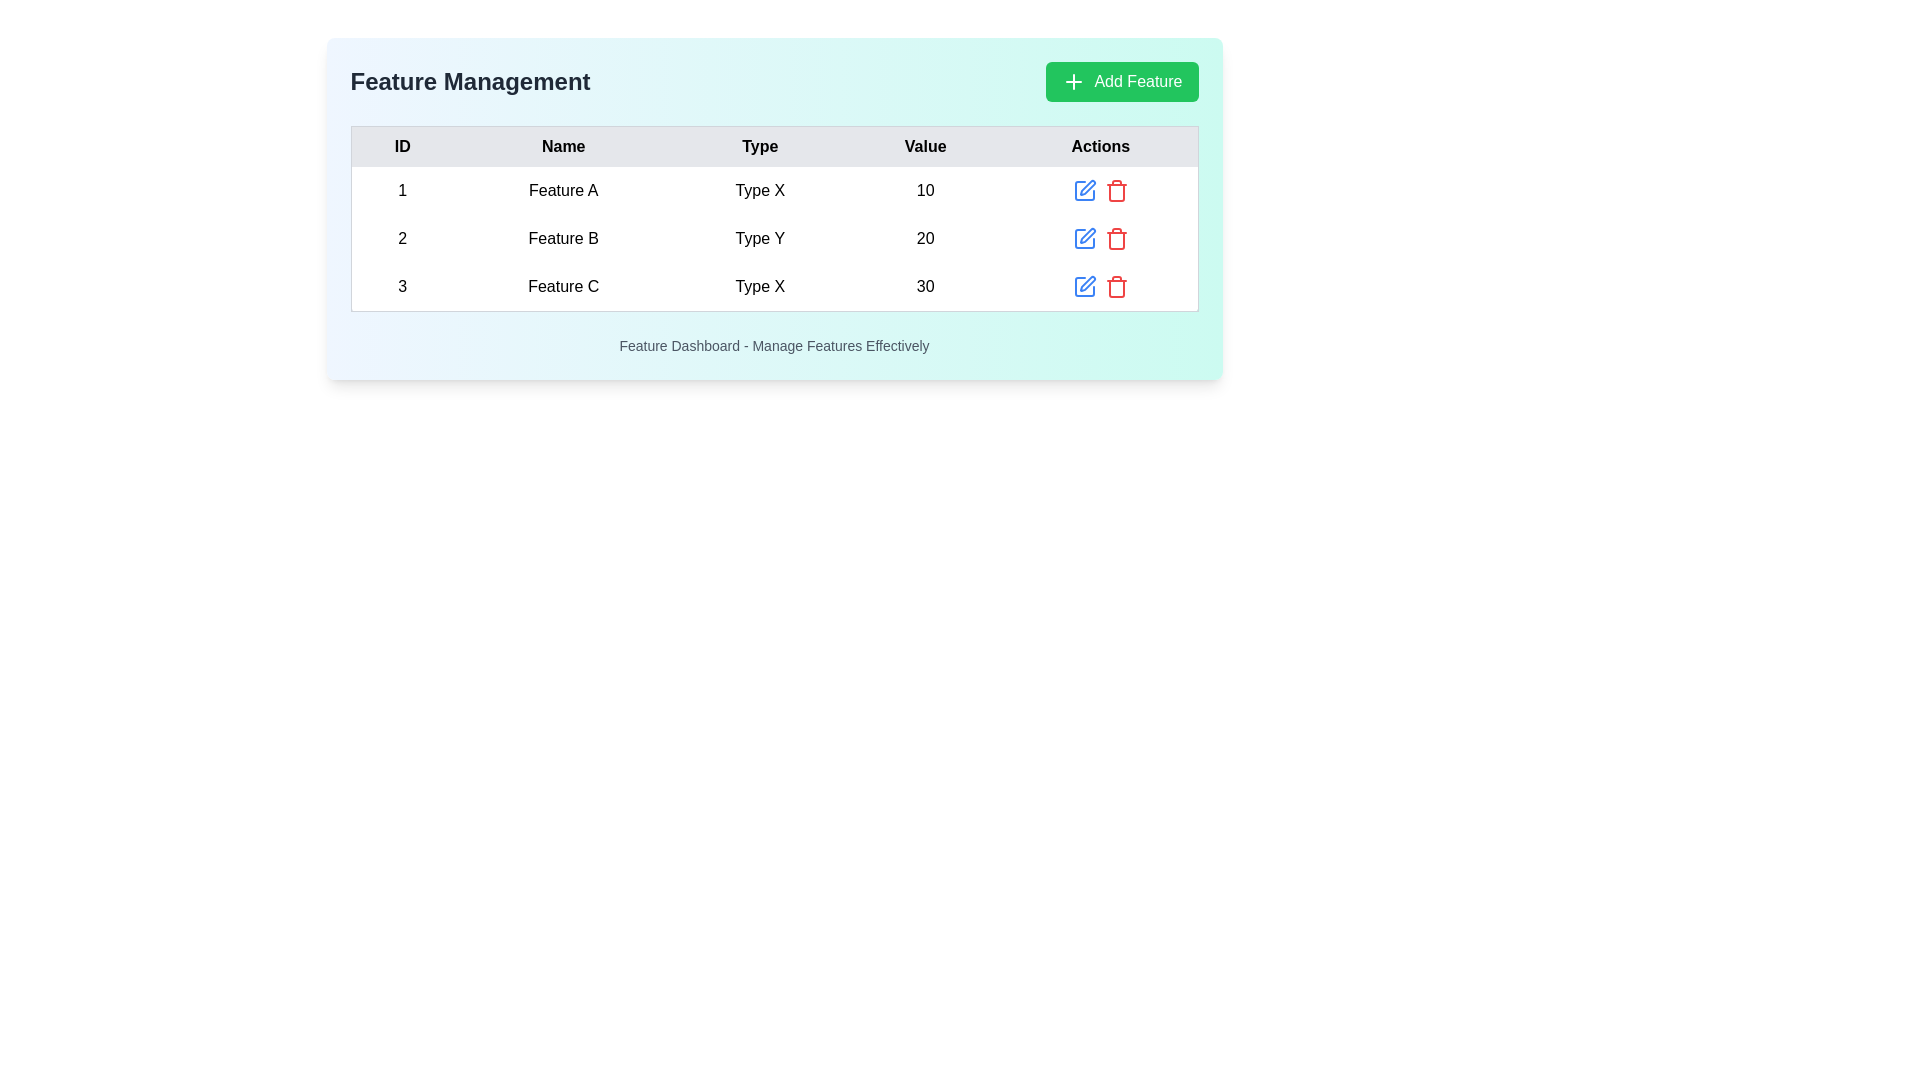 The height and width of the screenshot is (1080, 1920). Describe the element at coordinates (562, 287) in the screenshot. I see `the text label displaying 'Feature C', which is located in the third row under the 'Name' column of the table` at that location.